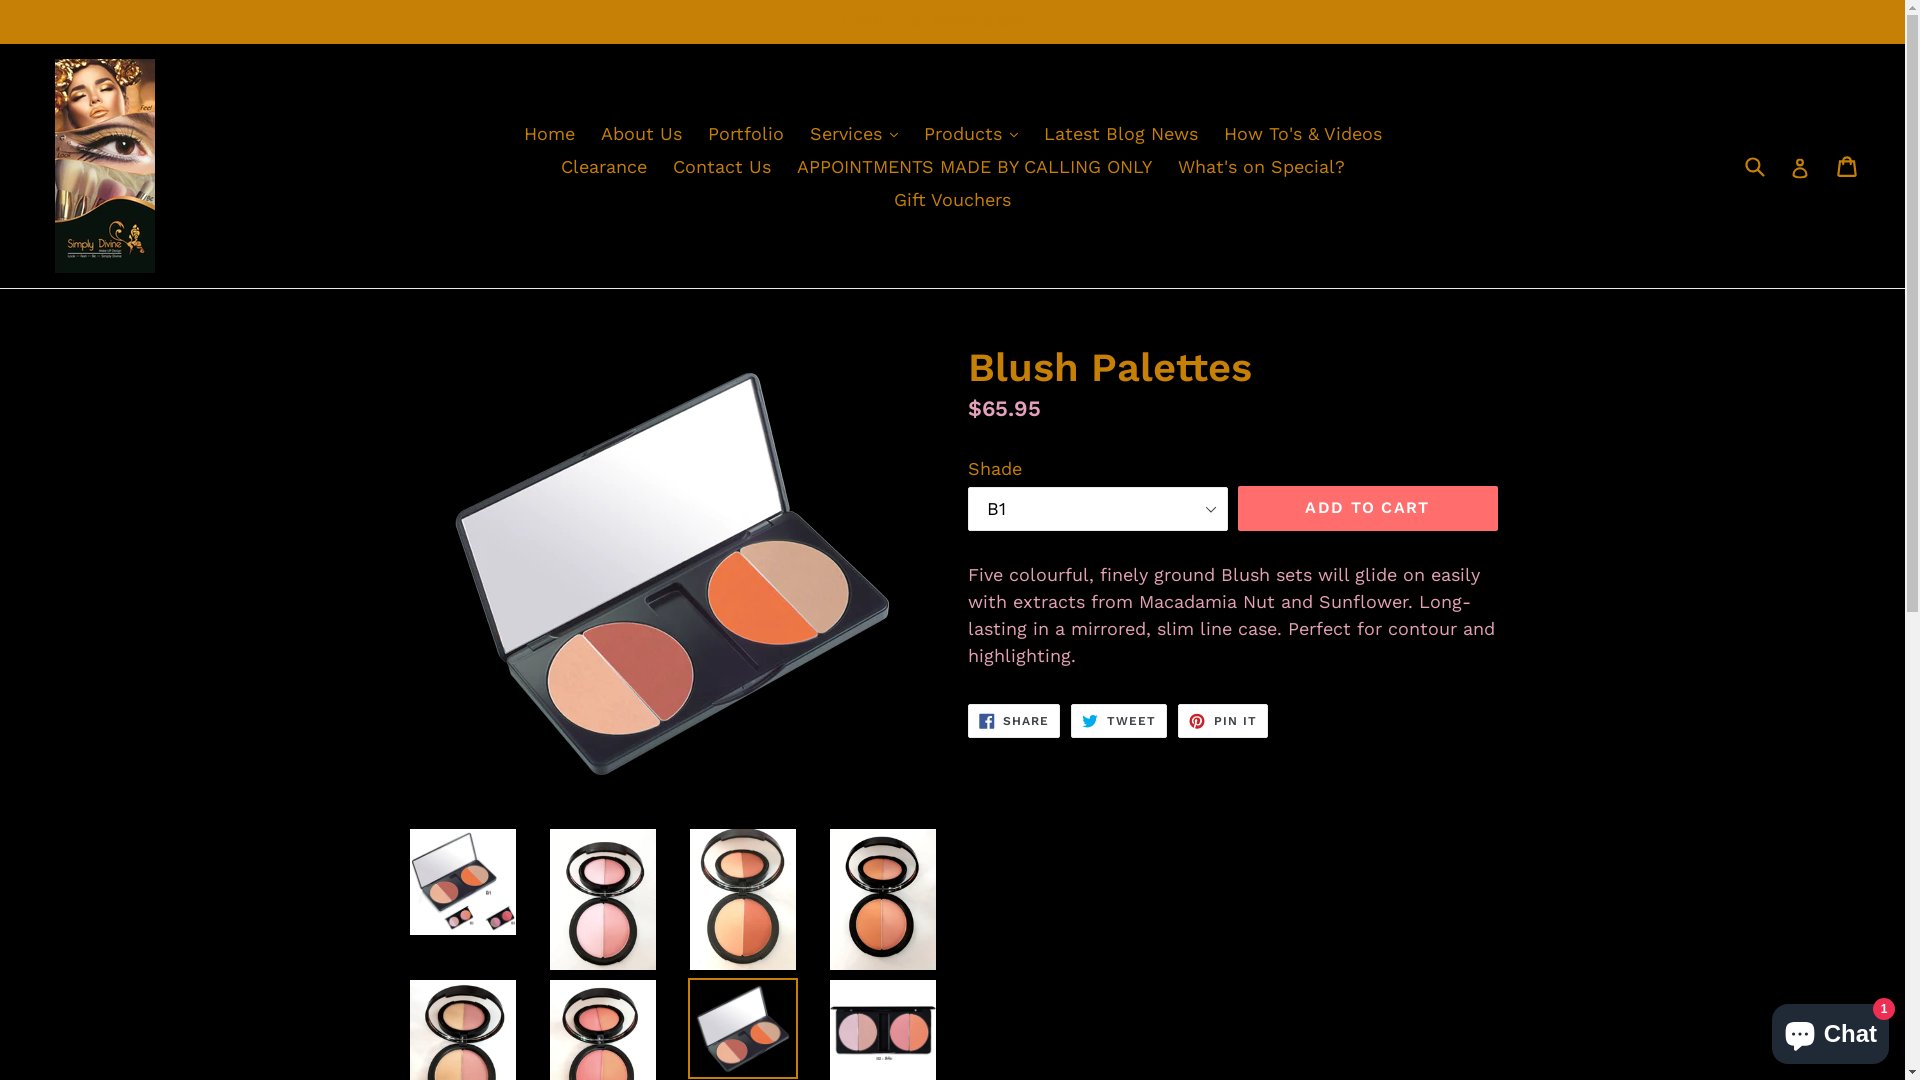  What do you see at coordinates (1800, 164) in the screenshot?
I see `'Log in'` at bounding box center [1800, 164].